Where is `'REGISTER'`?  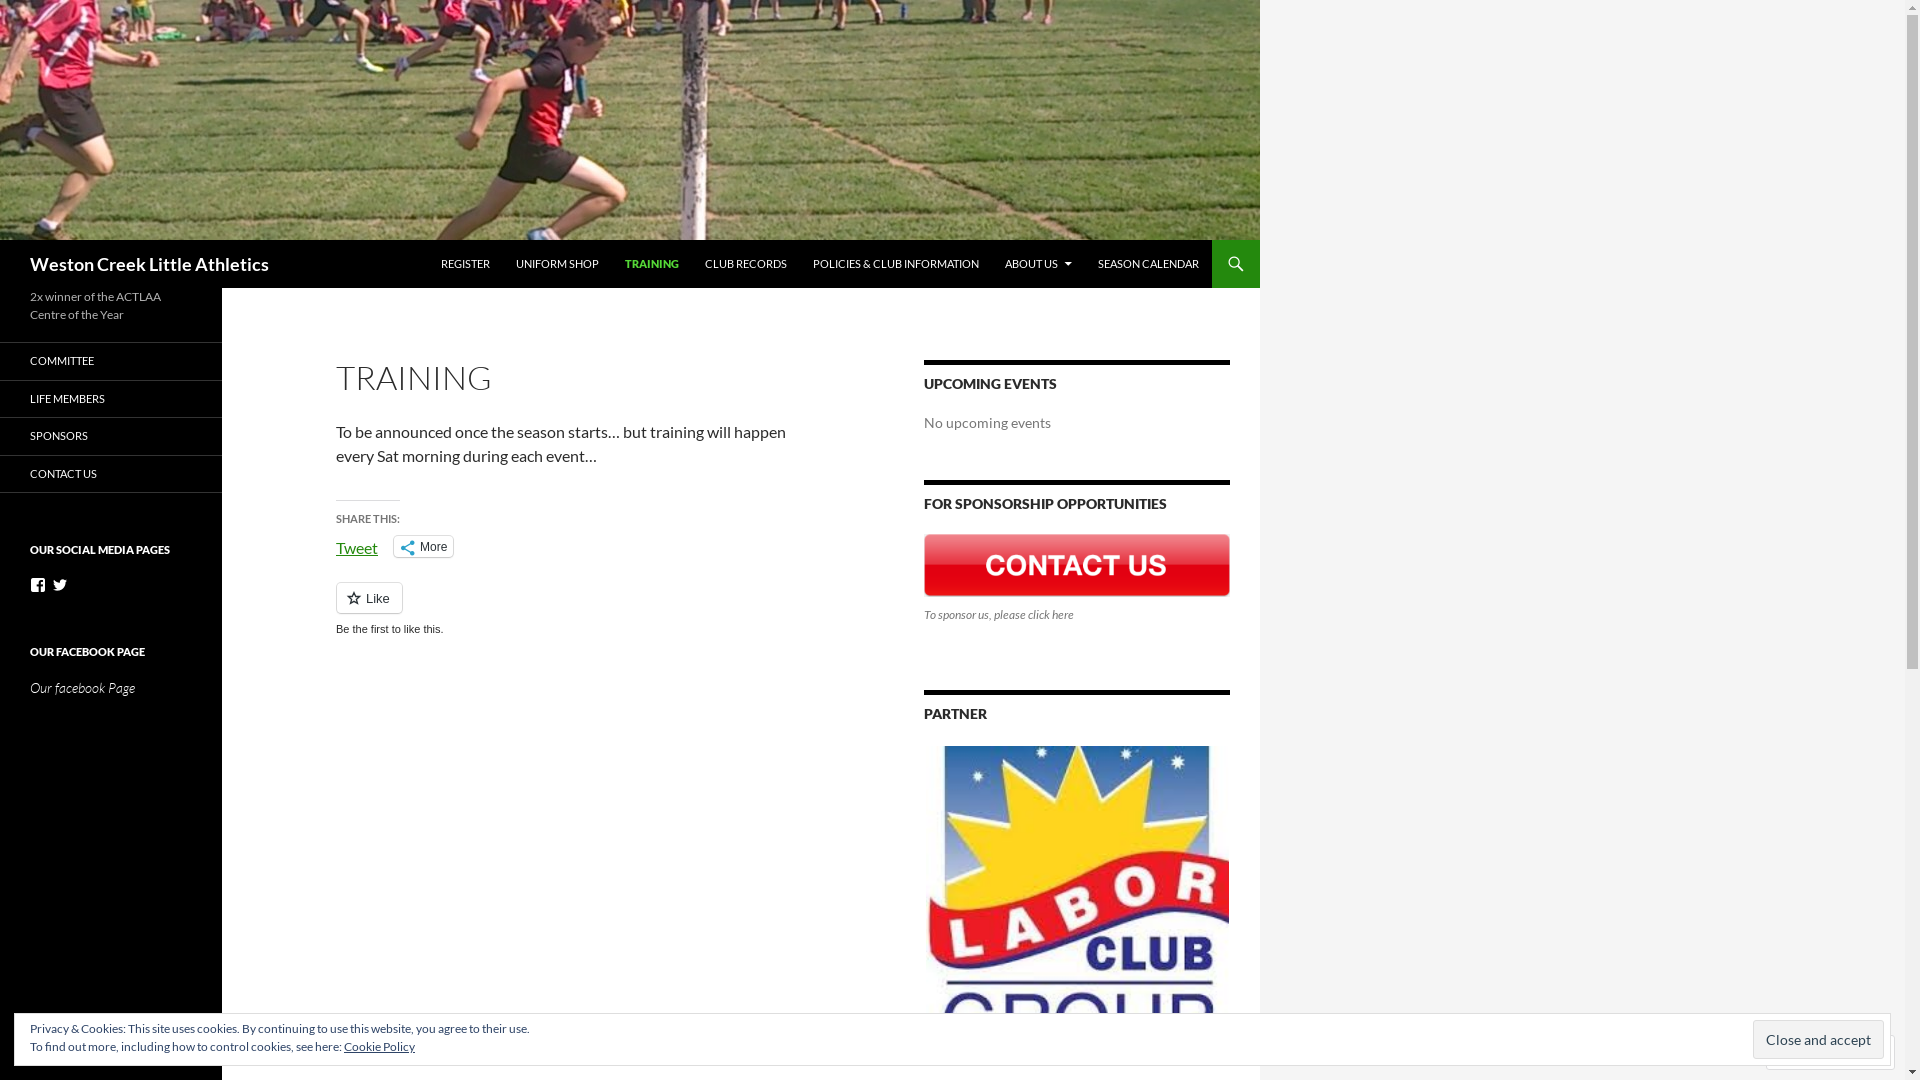 'REGISTER' is located at coordinates (427, 262).